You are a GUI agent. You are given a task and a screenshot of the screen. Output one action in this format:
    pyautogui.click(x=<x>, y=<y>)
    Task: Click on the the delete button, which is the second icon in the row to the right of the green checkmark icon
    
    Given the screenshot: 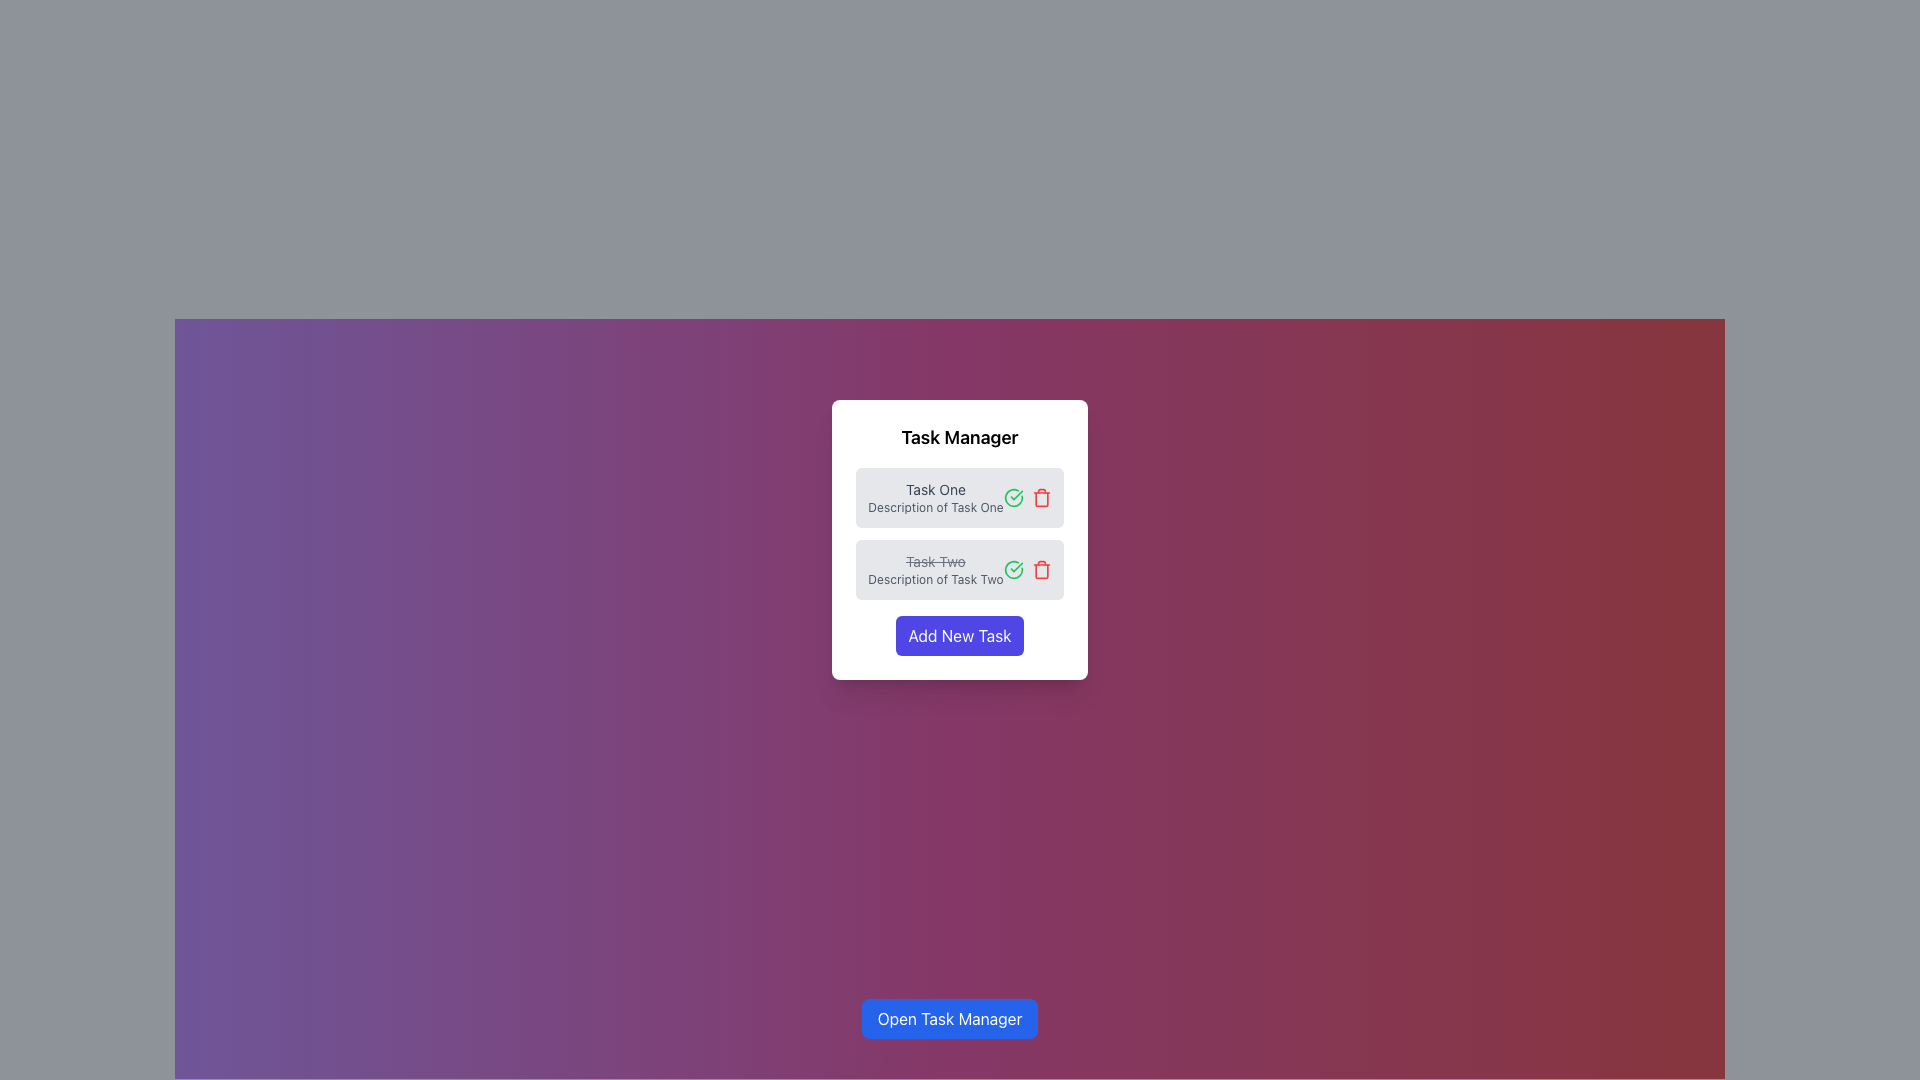 What is the action you would take?
    pyautogui.click(x=1040, y=570)
    